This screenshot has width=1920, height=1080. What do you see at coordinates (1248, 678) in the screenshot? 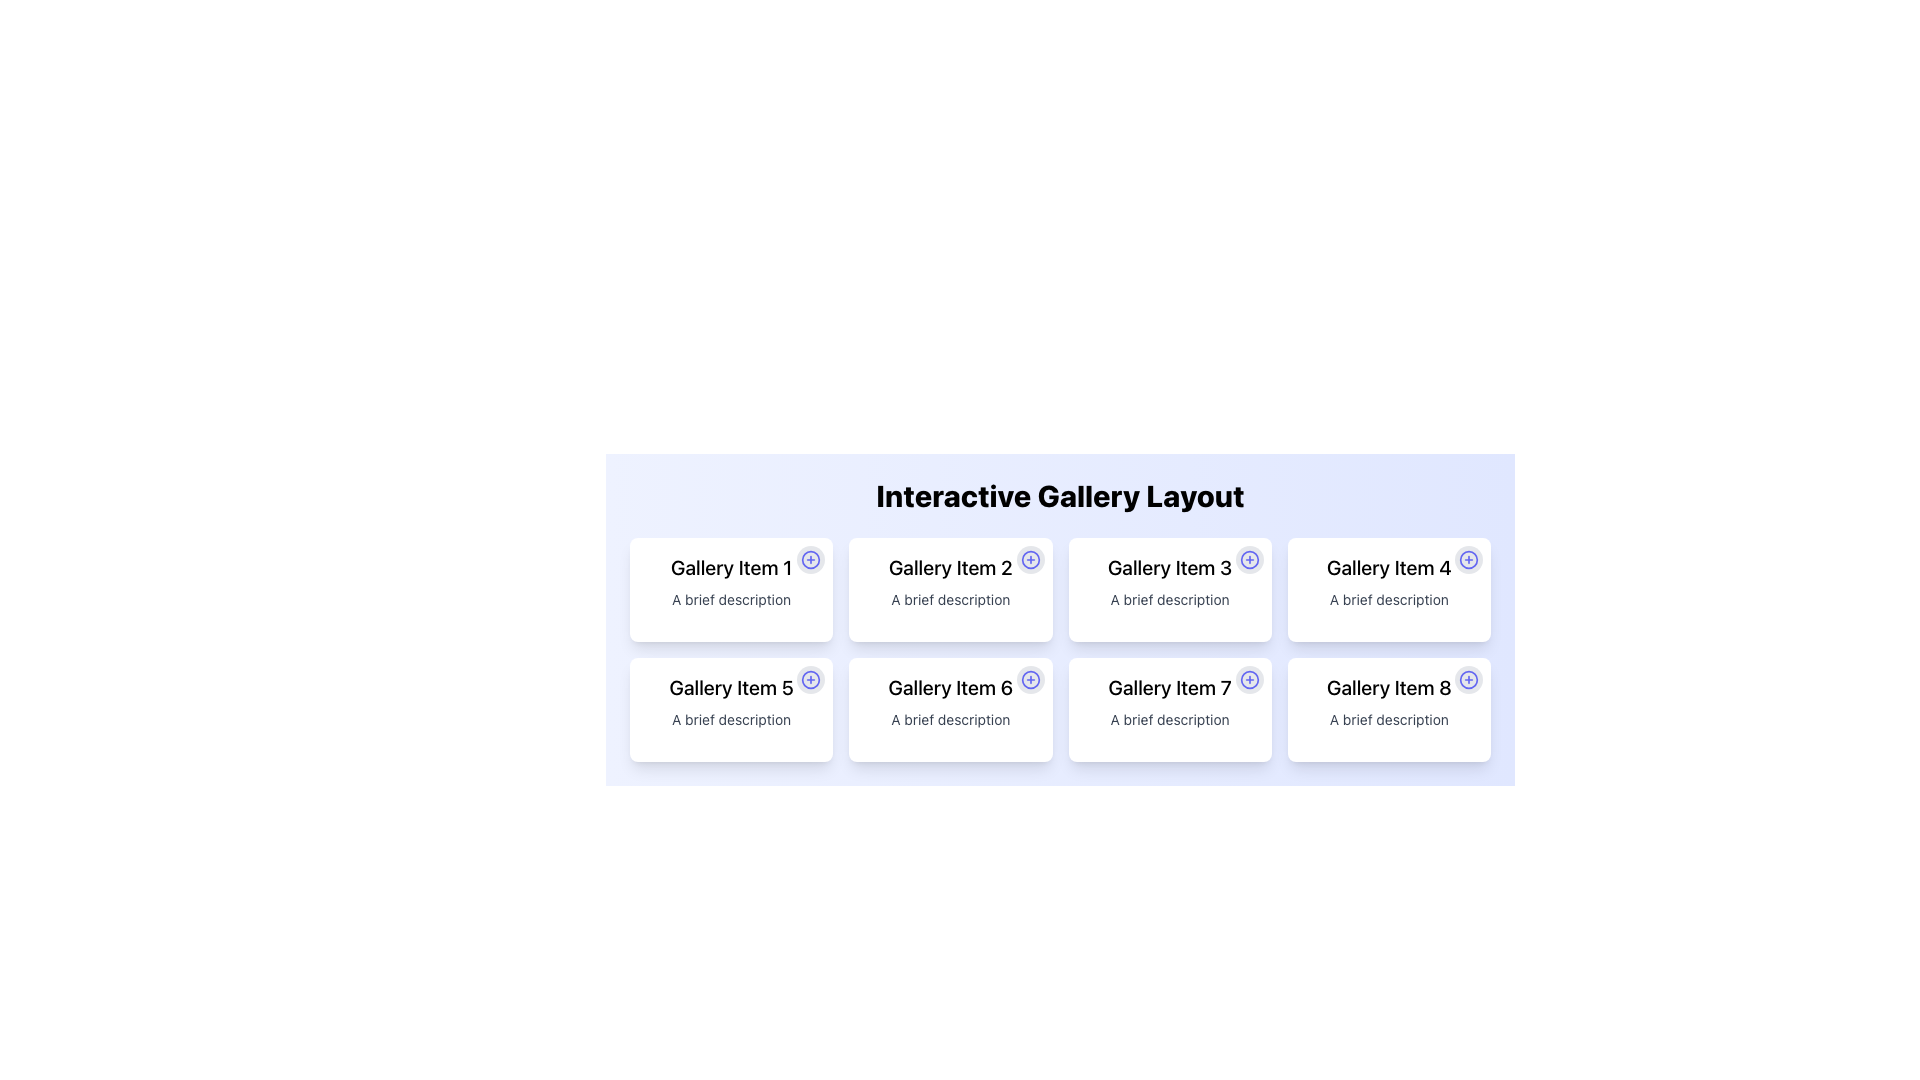
I see `the small circular button with a gray background and a blue plus icon located at the top-right corner of the card labeled 'Gallery Item 7'` at bounding box center [1248, 678].